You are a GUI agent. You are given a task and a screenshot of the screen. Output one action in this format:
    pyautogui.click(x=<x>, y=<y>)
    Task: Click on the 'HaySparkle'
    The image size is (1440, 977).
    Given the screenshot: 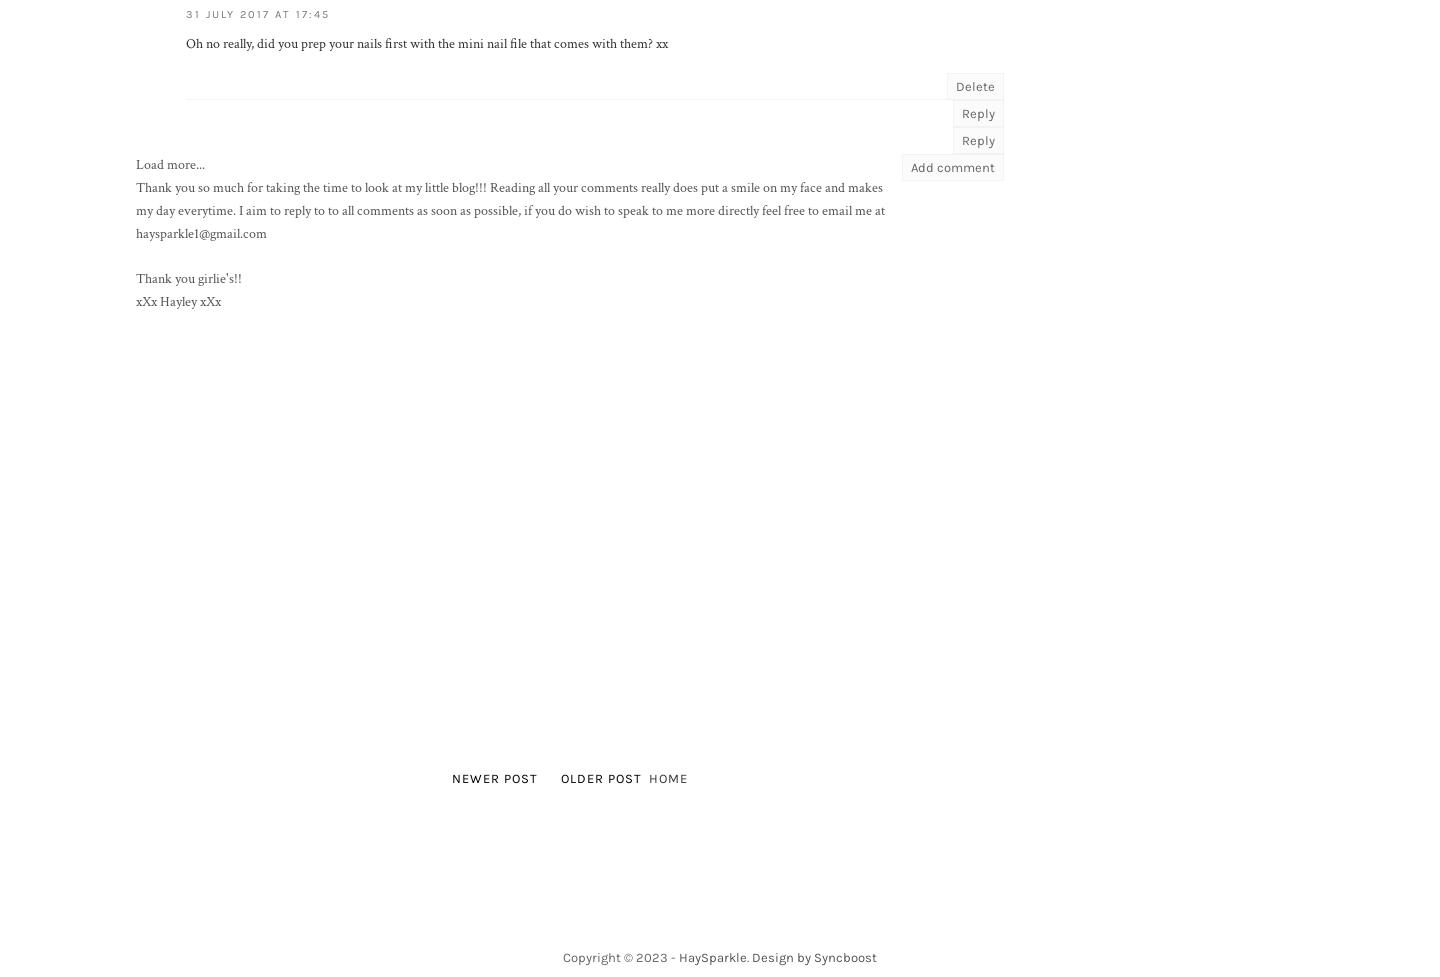 What is the action you would take?
    pyautogui.click(x=712, y=955)
    